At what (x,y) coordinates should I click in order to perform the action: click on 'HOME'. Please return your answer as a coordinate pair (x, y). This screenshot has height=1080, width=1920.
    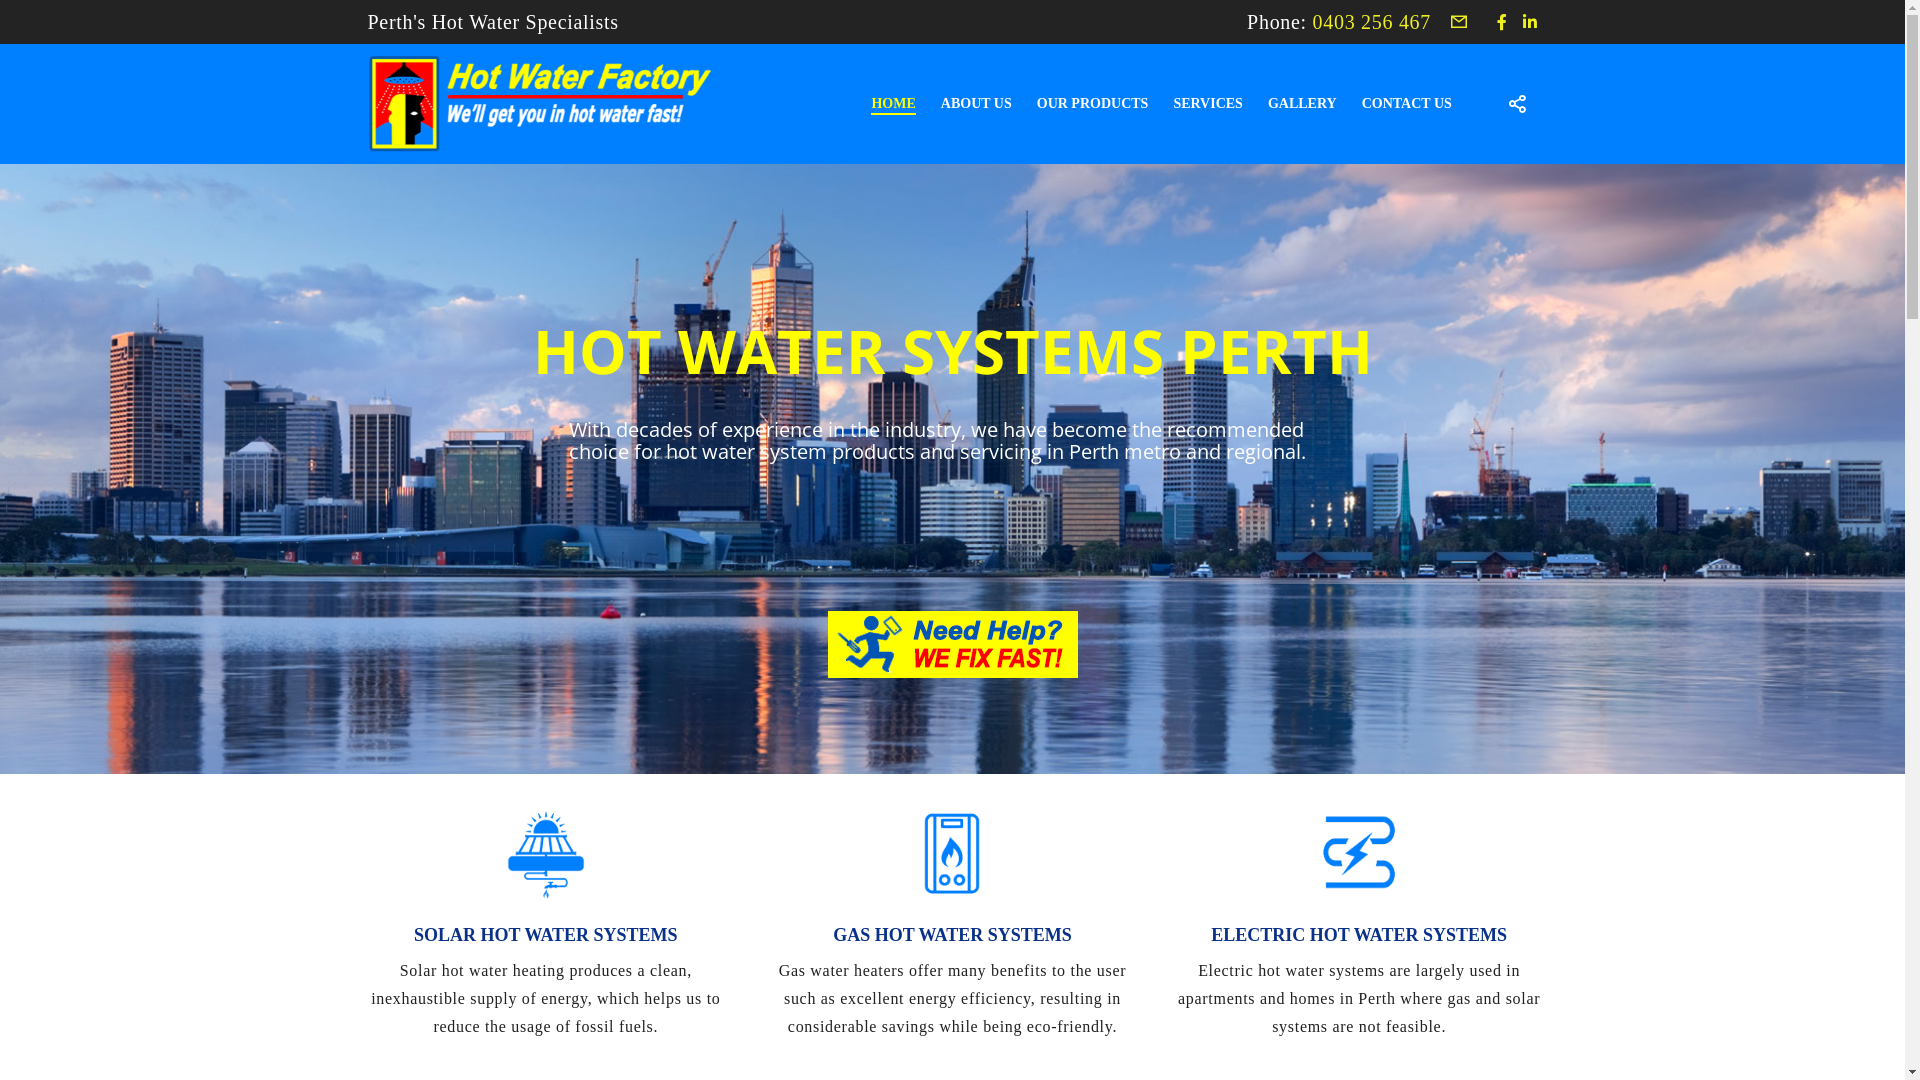
    Looking at the image, I should click on (880, 104).